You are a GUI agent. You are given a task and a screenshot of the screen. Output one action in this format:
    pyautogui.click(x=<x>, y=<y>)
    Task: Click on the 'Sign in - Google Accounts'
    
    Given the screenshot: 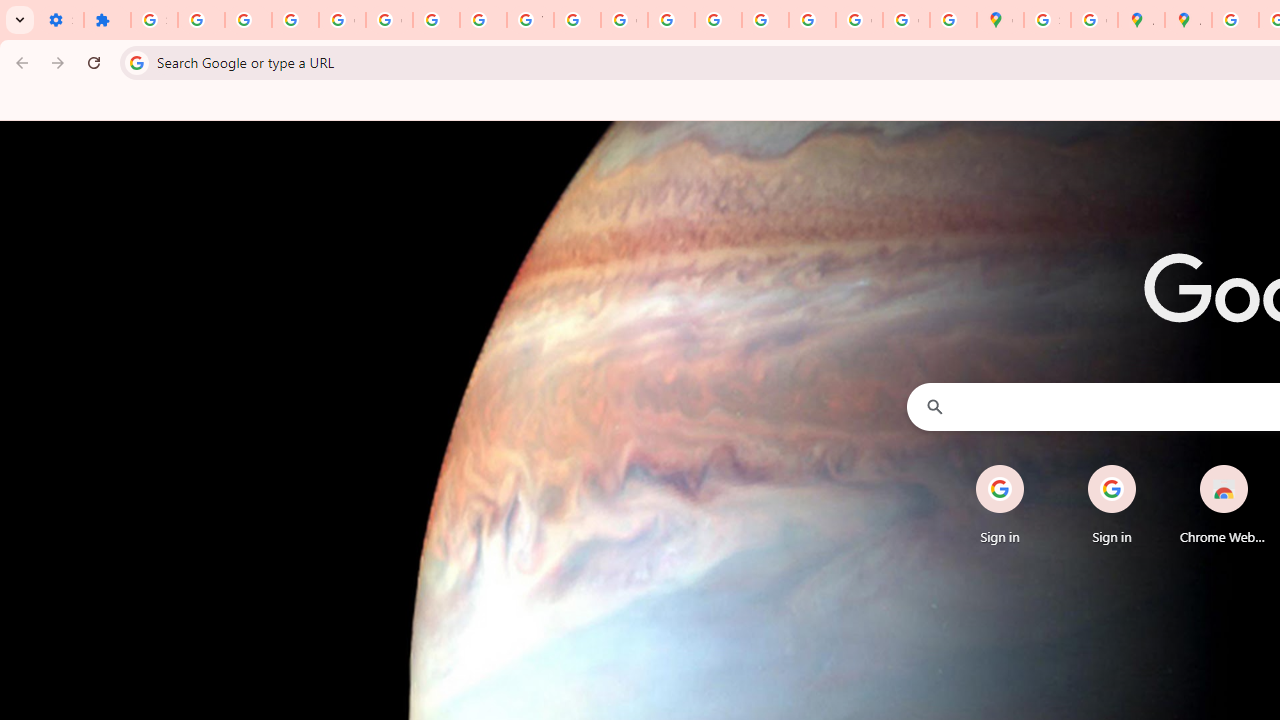 What is the action you would take?
    pyautogui.click(x=153, y=20)
    